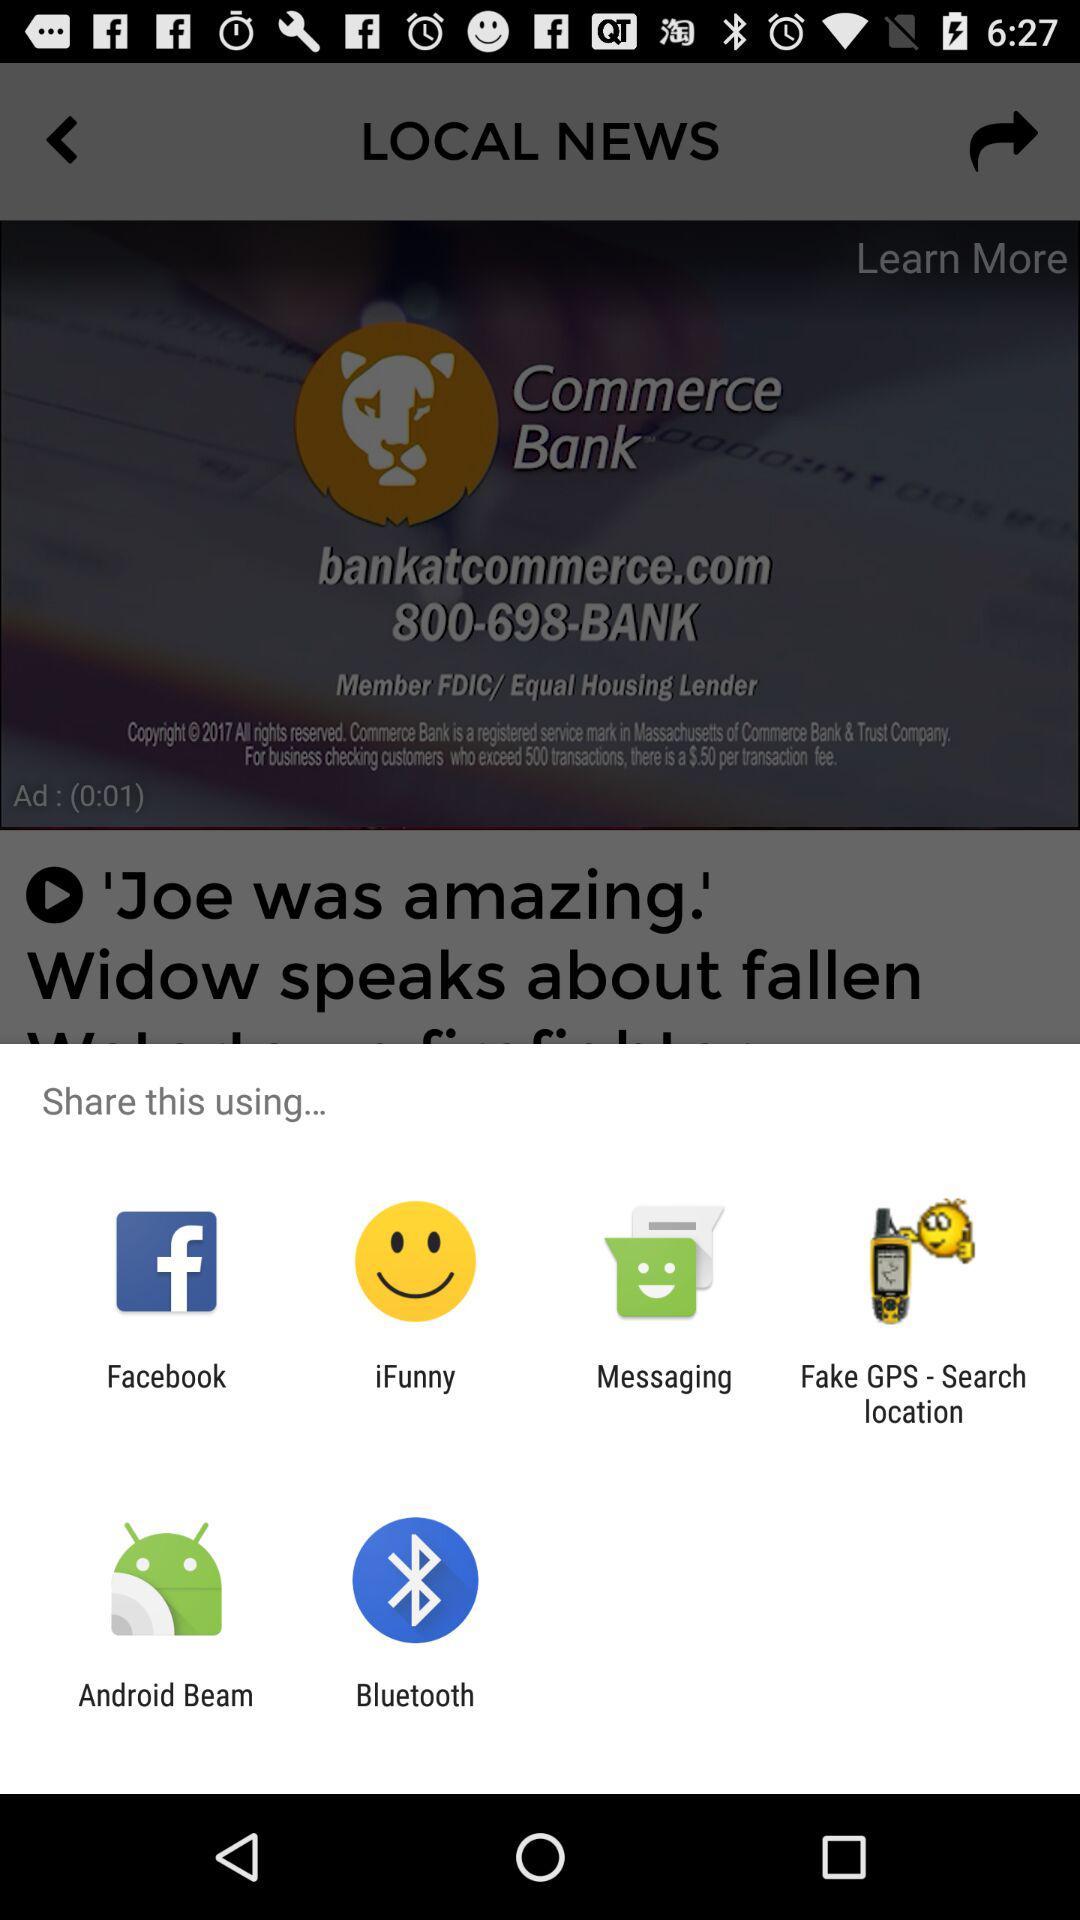  What do you see at coordinates (664, 1392) in the screenshot?
I see `the item next to the ifunny icon` at bounding box center [664, 1392].